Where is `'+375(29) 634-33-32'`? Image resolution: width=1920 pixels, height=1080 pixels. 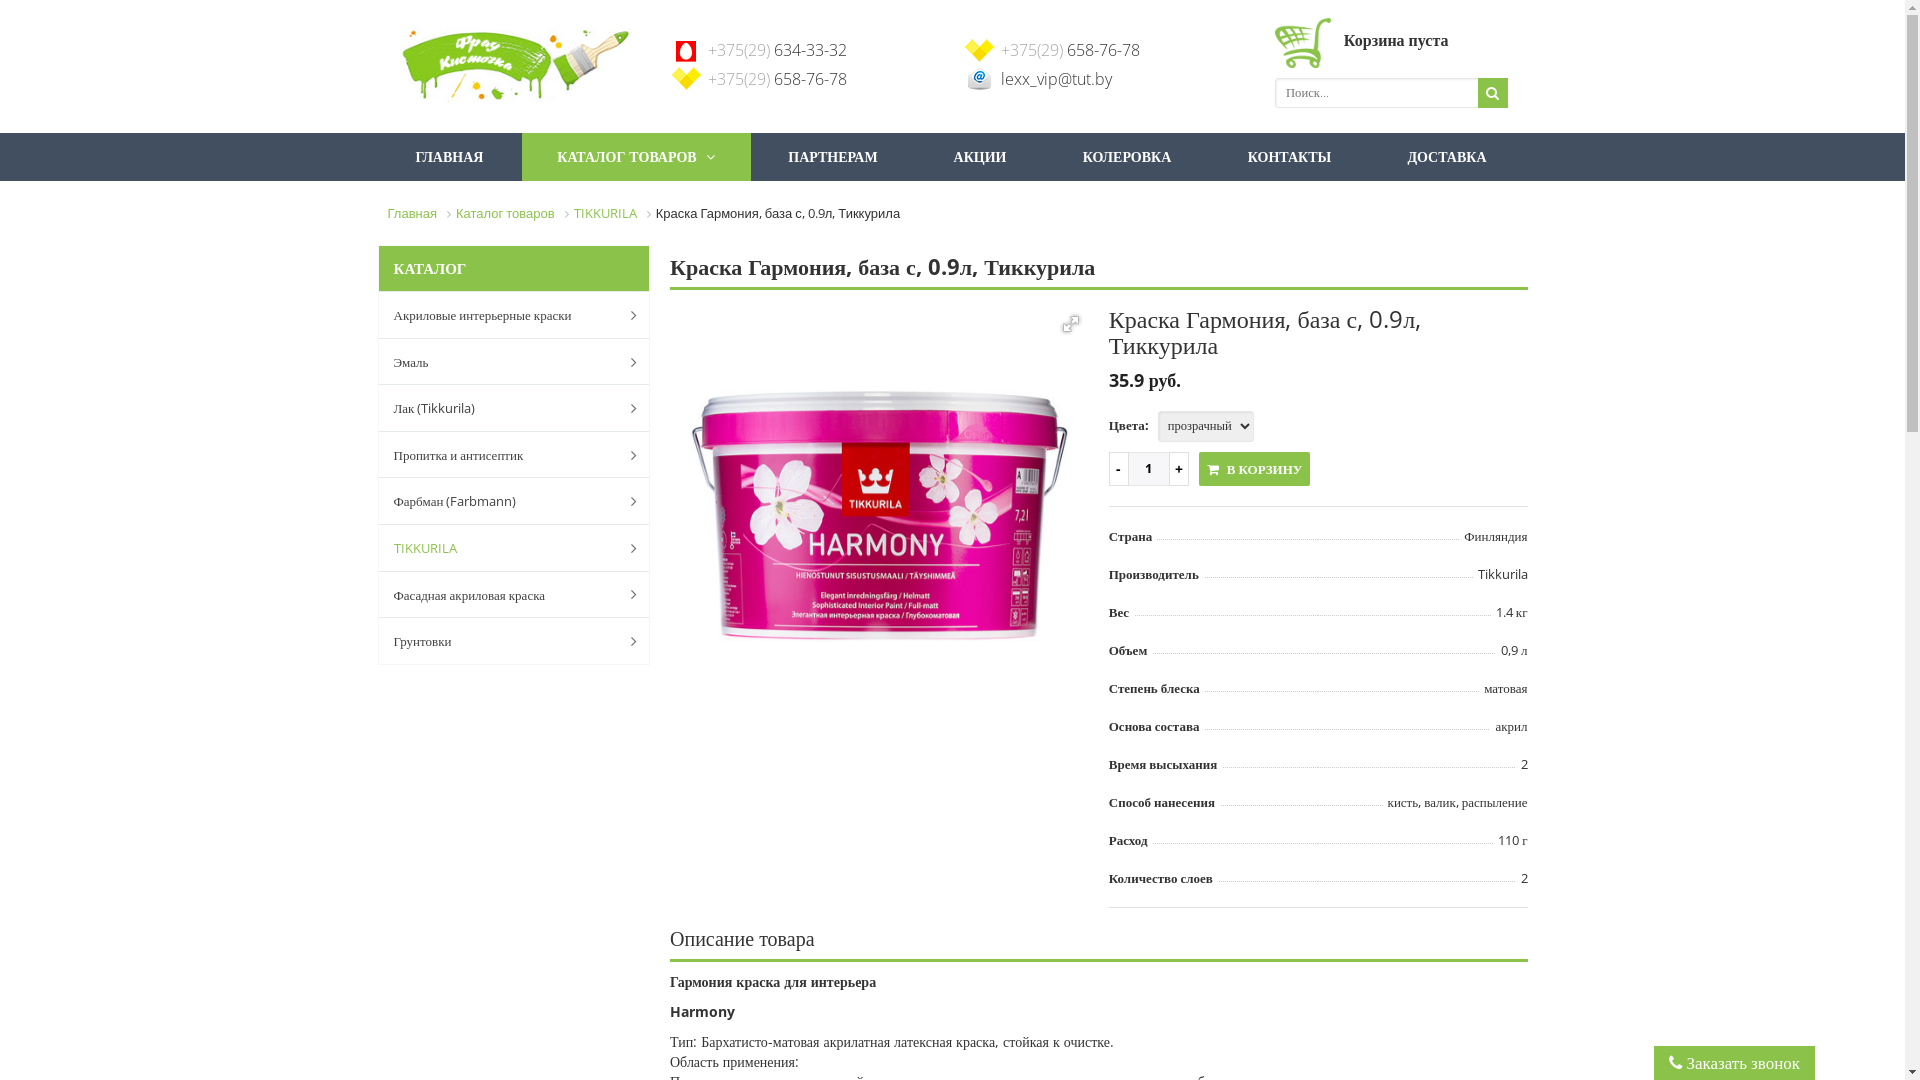 '+375(29) 634-33-32' is located at coordinates (708, 49).